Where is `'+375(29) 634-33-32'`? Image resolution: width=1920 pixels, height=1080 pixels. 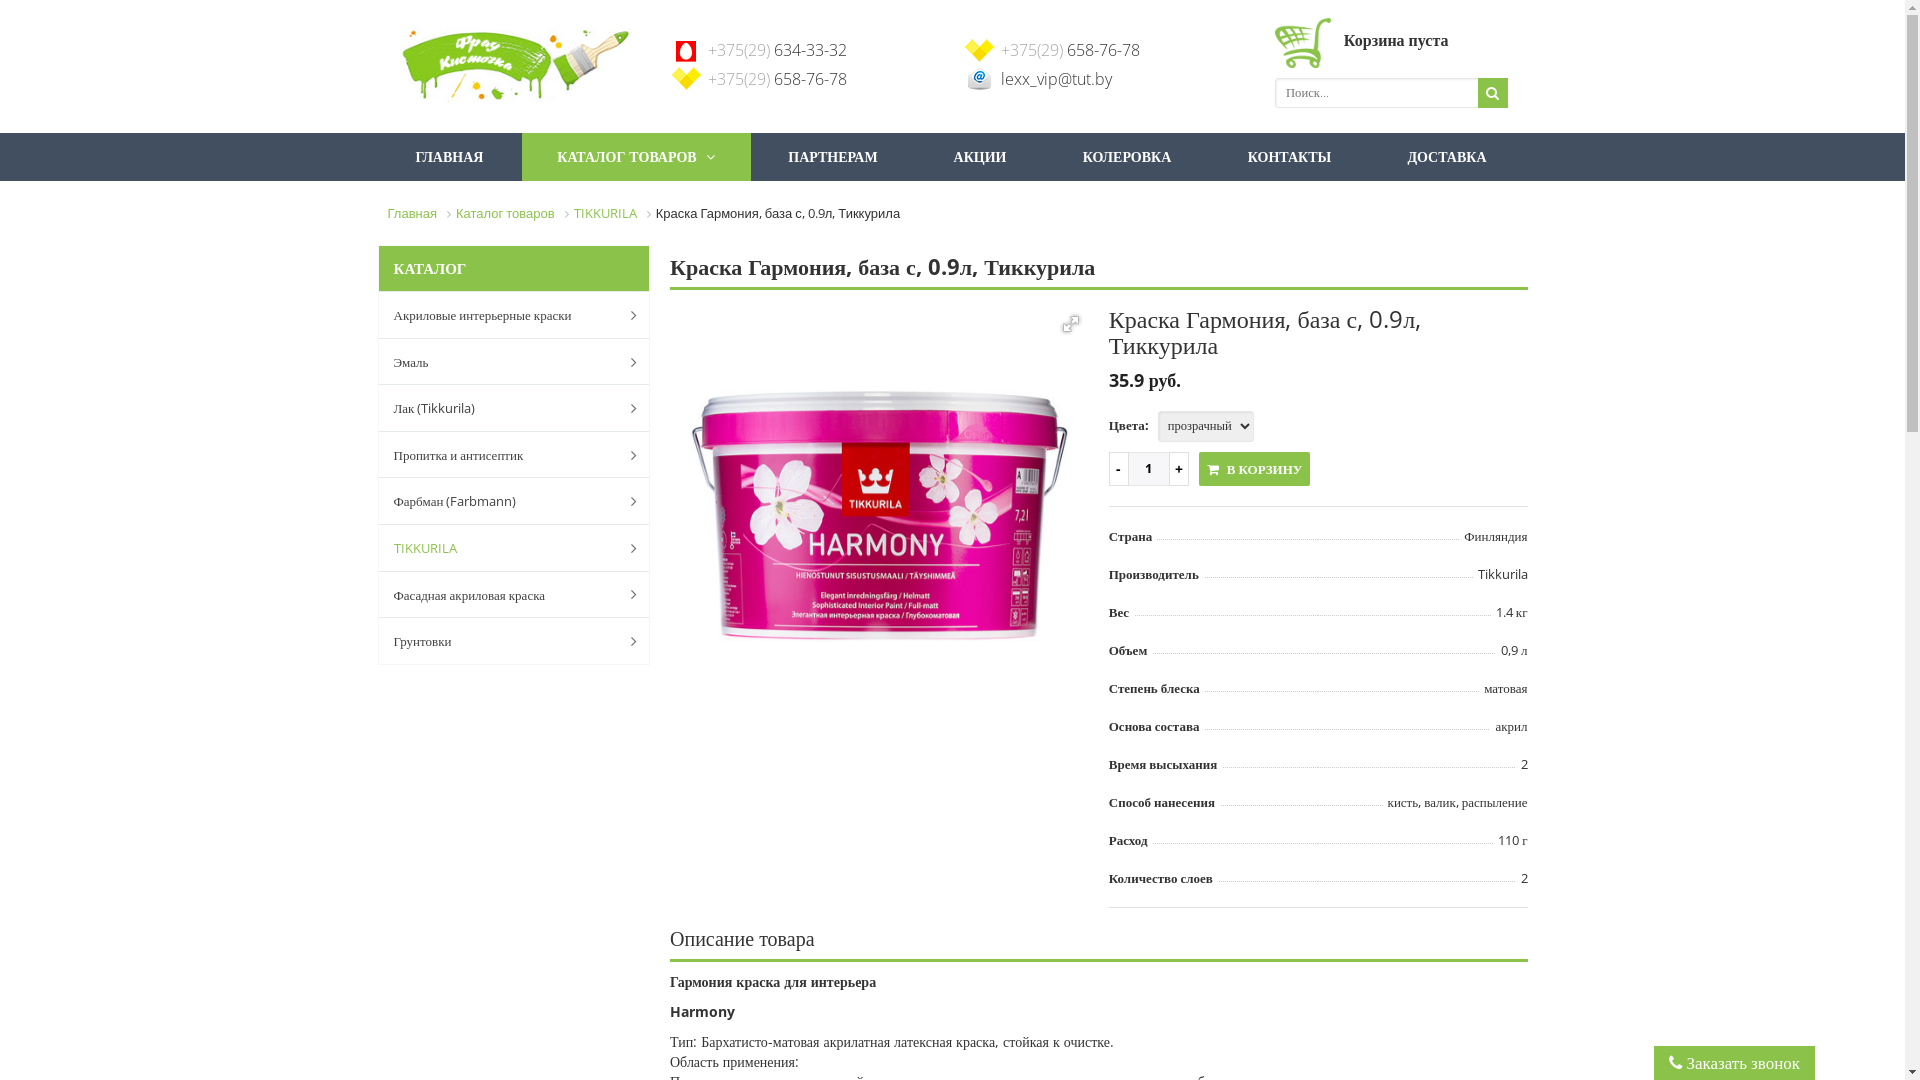 '+375(29) 634-33-32' is located at coordinates (708, 49).